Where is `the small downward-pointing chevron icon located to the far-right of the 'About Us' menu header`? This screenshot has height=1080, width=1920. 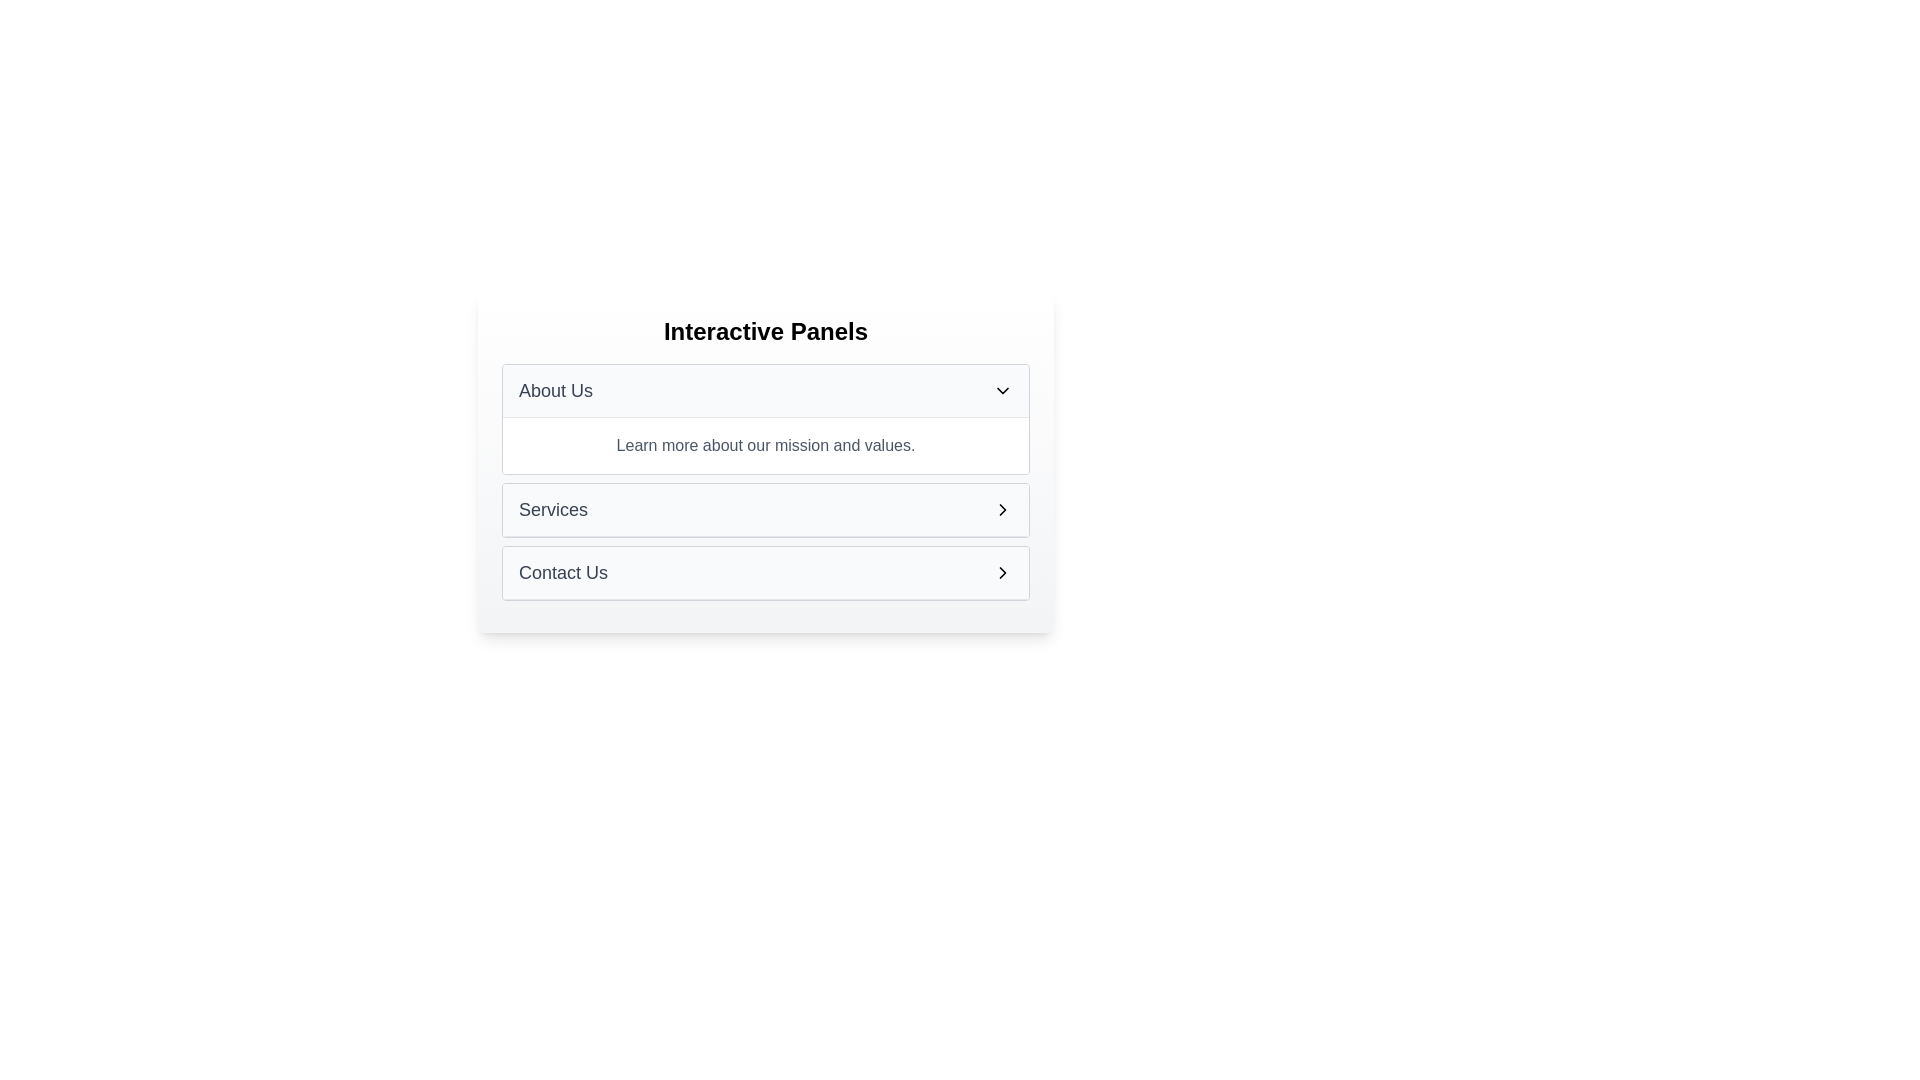
the small downward-pointing chevron icon located to the far-right of the 'About Us' menu header is located at coordinates (1003, 390).